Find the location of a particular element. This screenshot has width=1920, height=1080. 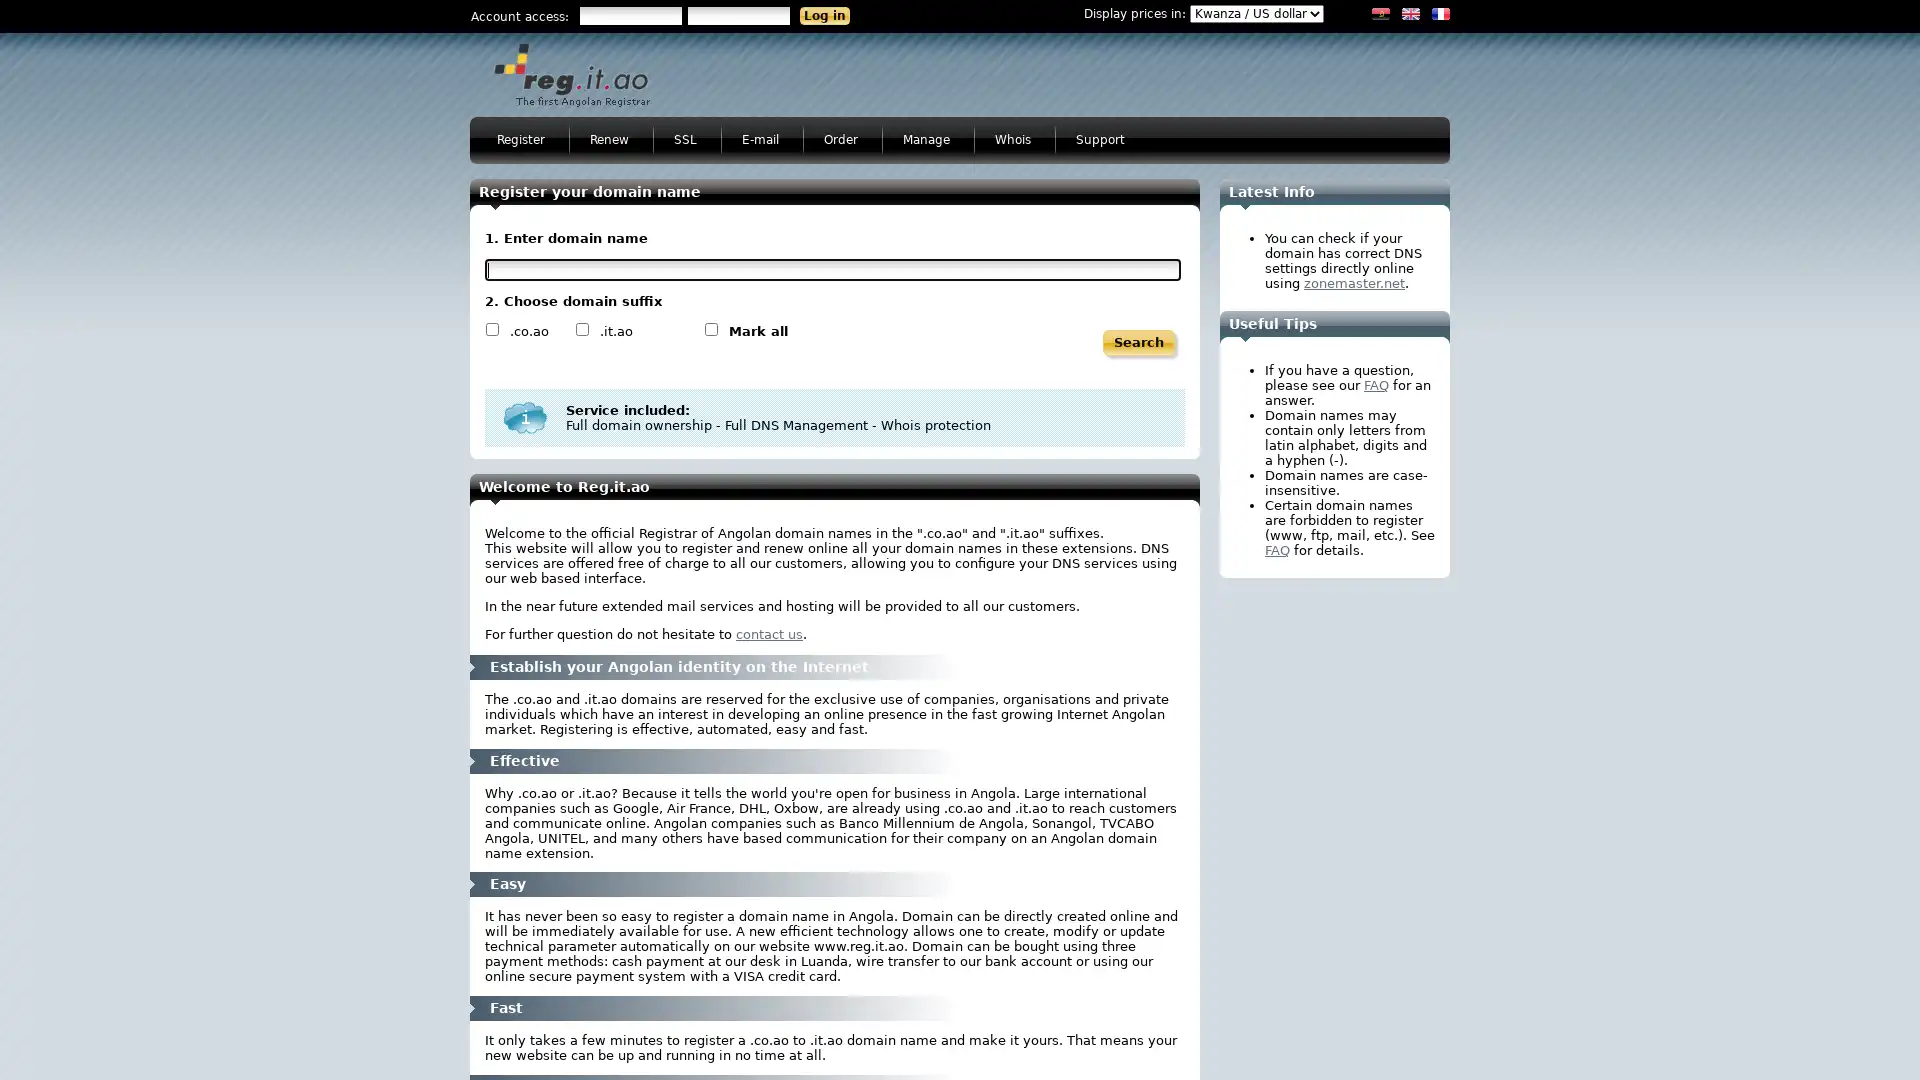

Log in is located at coordinates (825, 15).